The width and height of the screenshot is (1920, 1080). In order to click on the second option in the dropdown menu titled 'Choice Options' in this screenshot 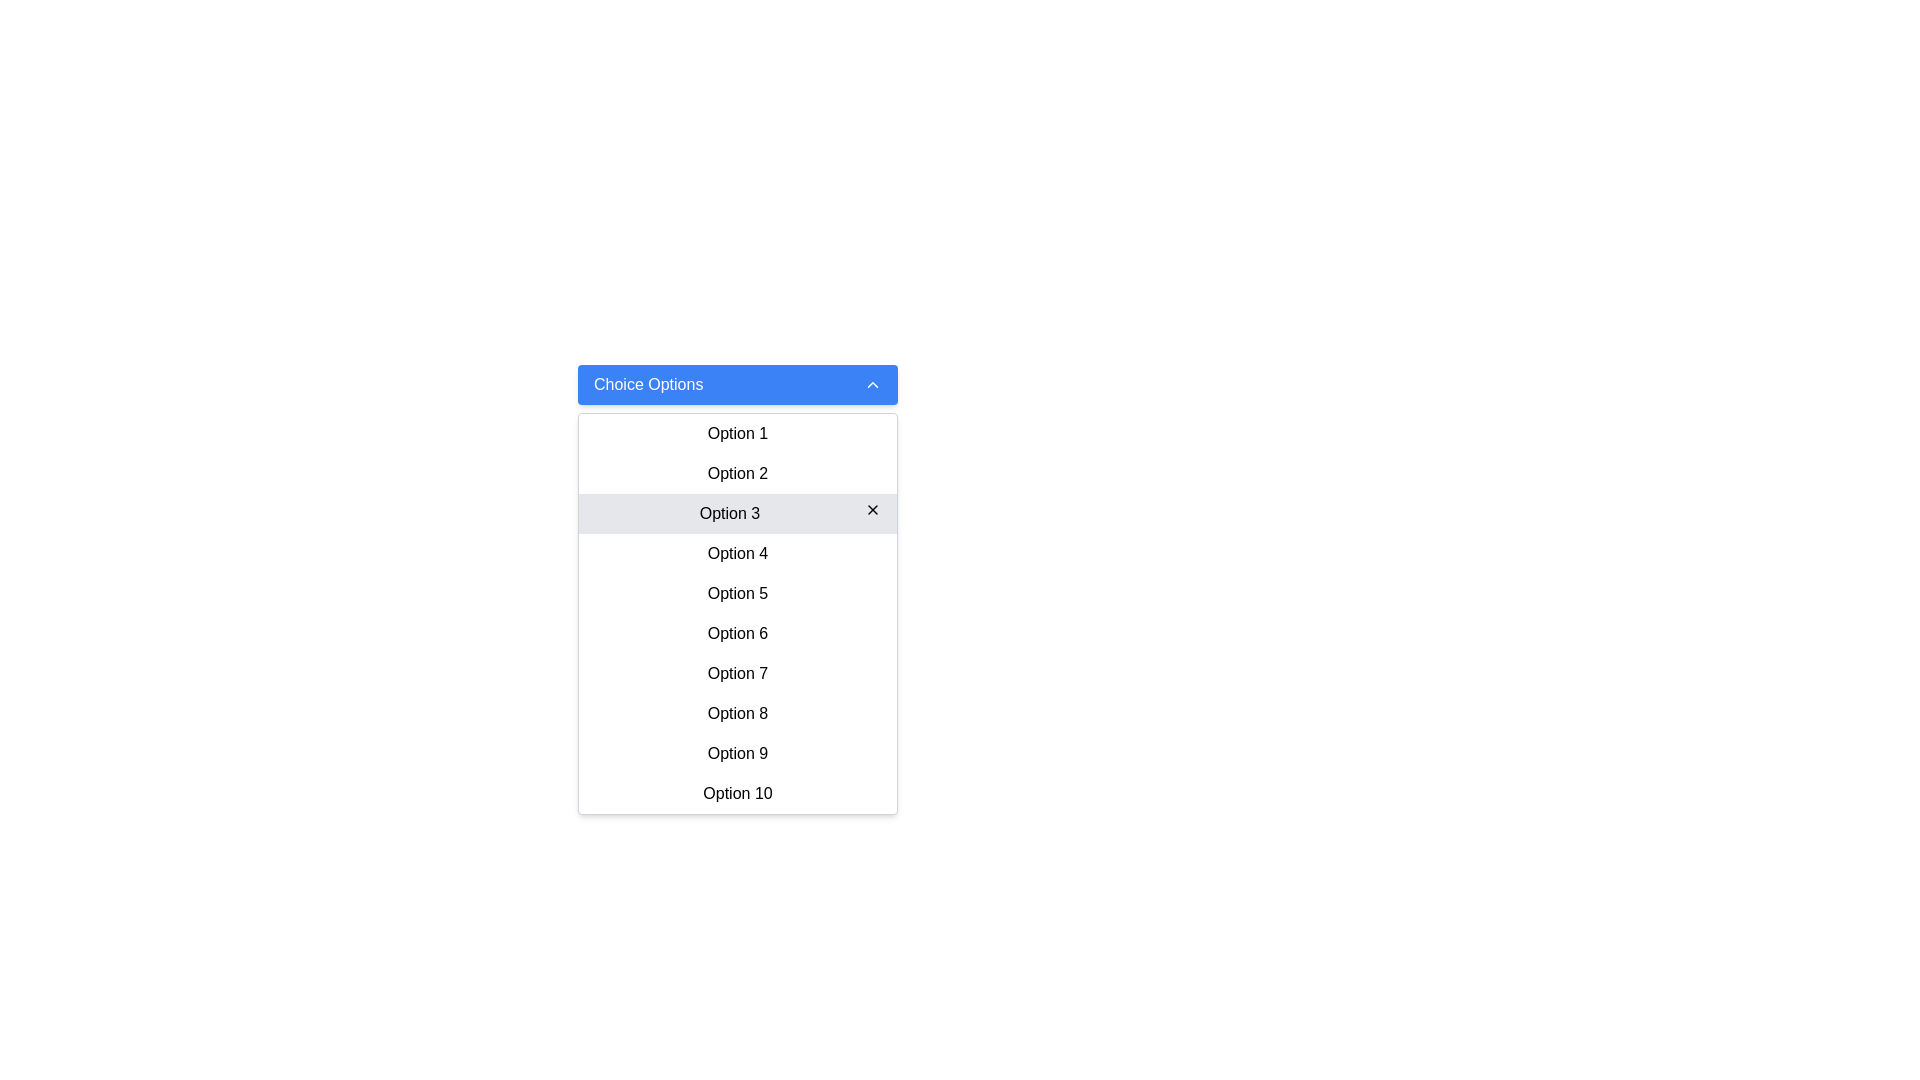, I will do `click(737, 473)`.